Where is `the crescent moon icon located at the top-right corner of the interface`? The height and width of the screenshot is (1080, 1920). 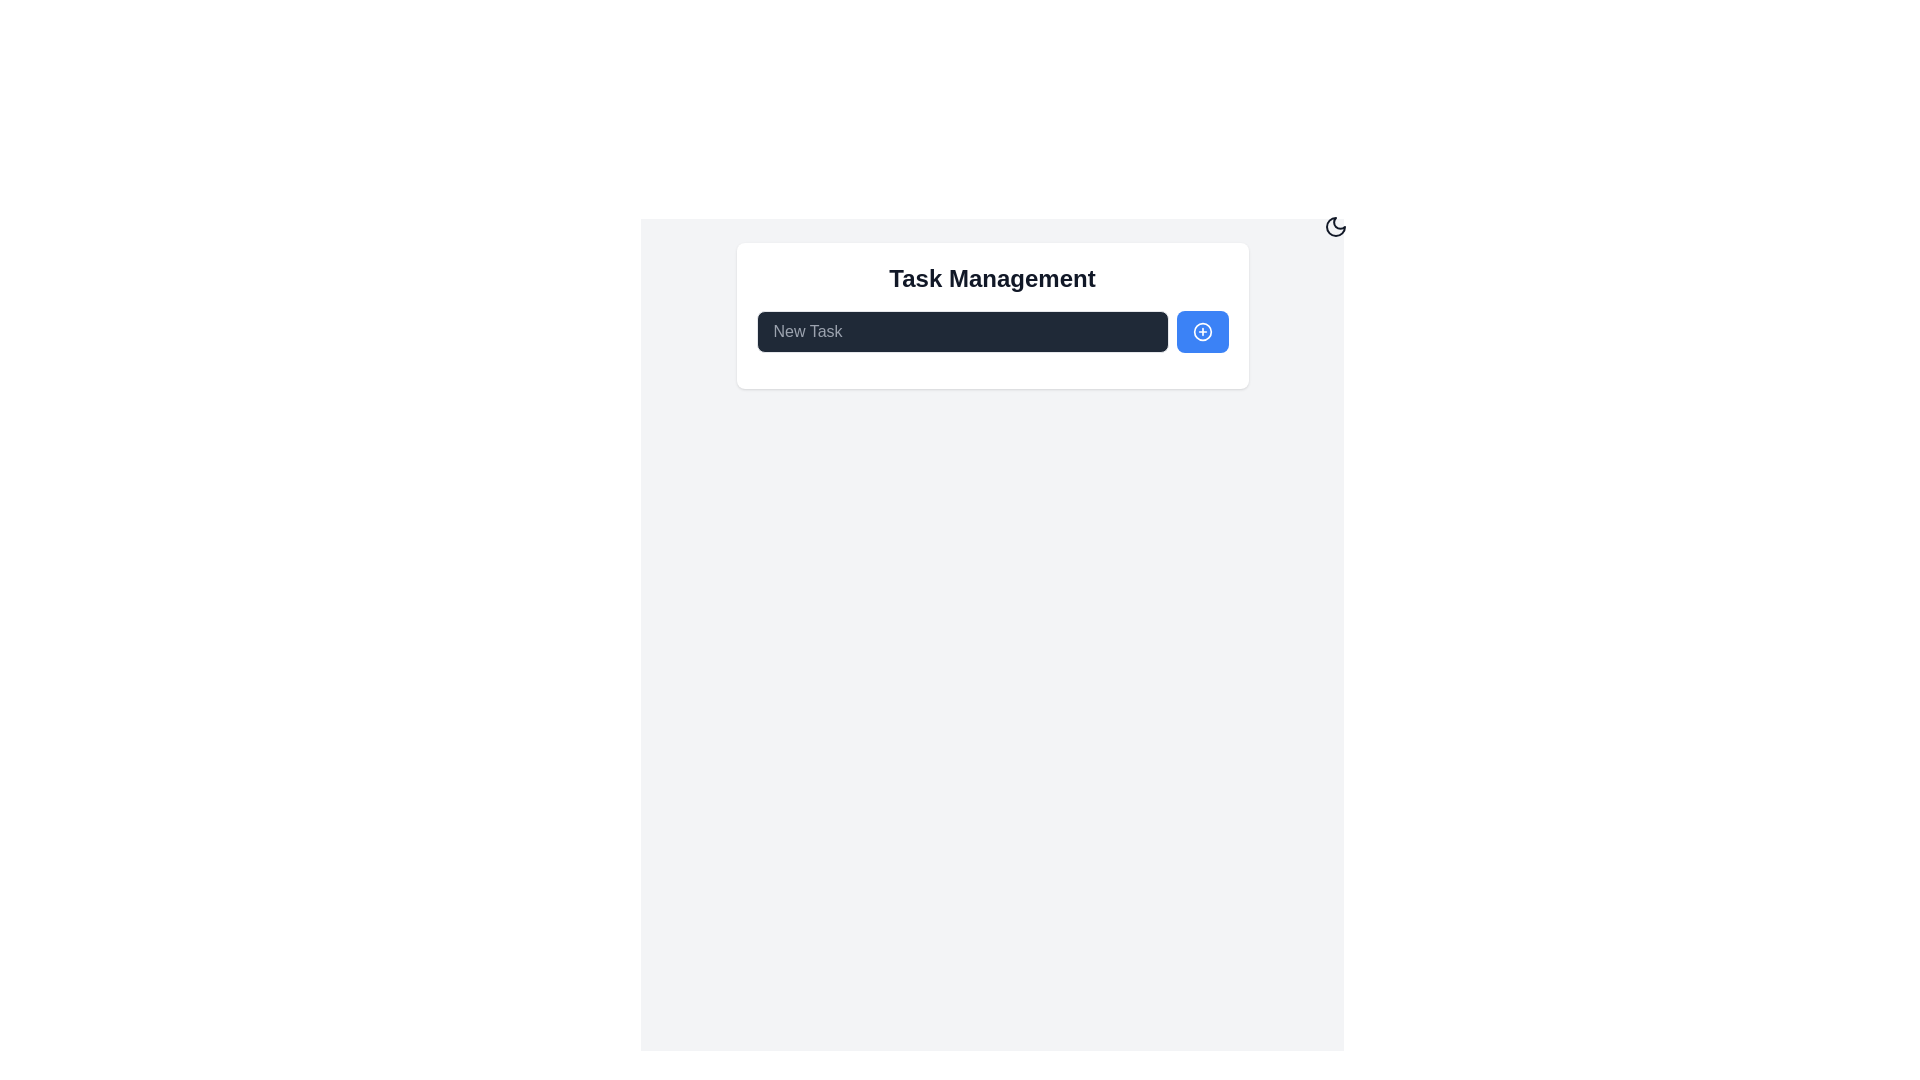
the crescent moon icon located at the top-right corner of the interface is located at coordinates (1335, 226).